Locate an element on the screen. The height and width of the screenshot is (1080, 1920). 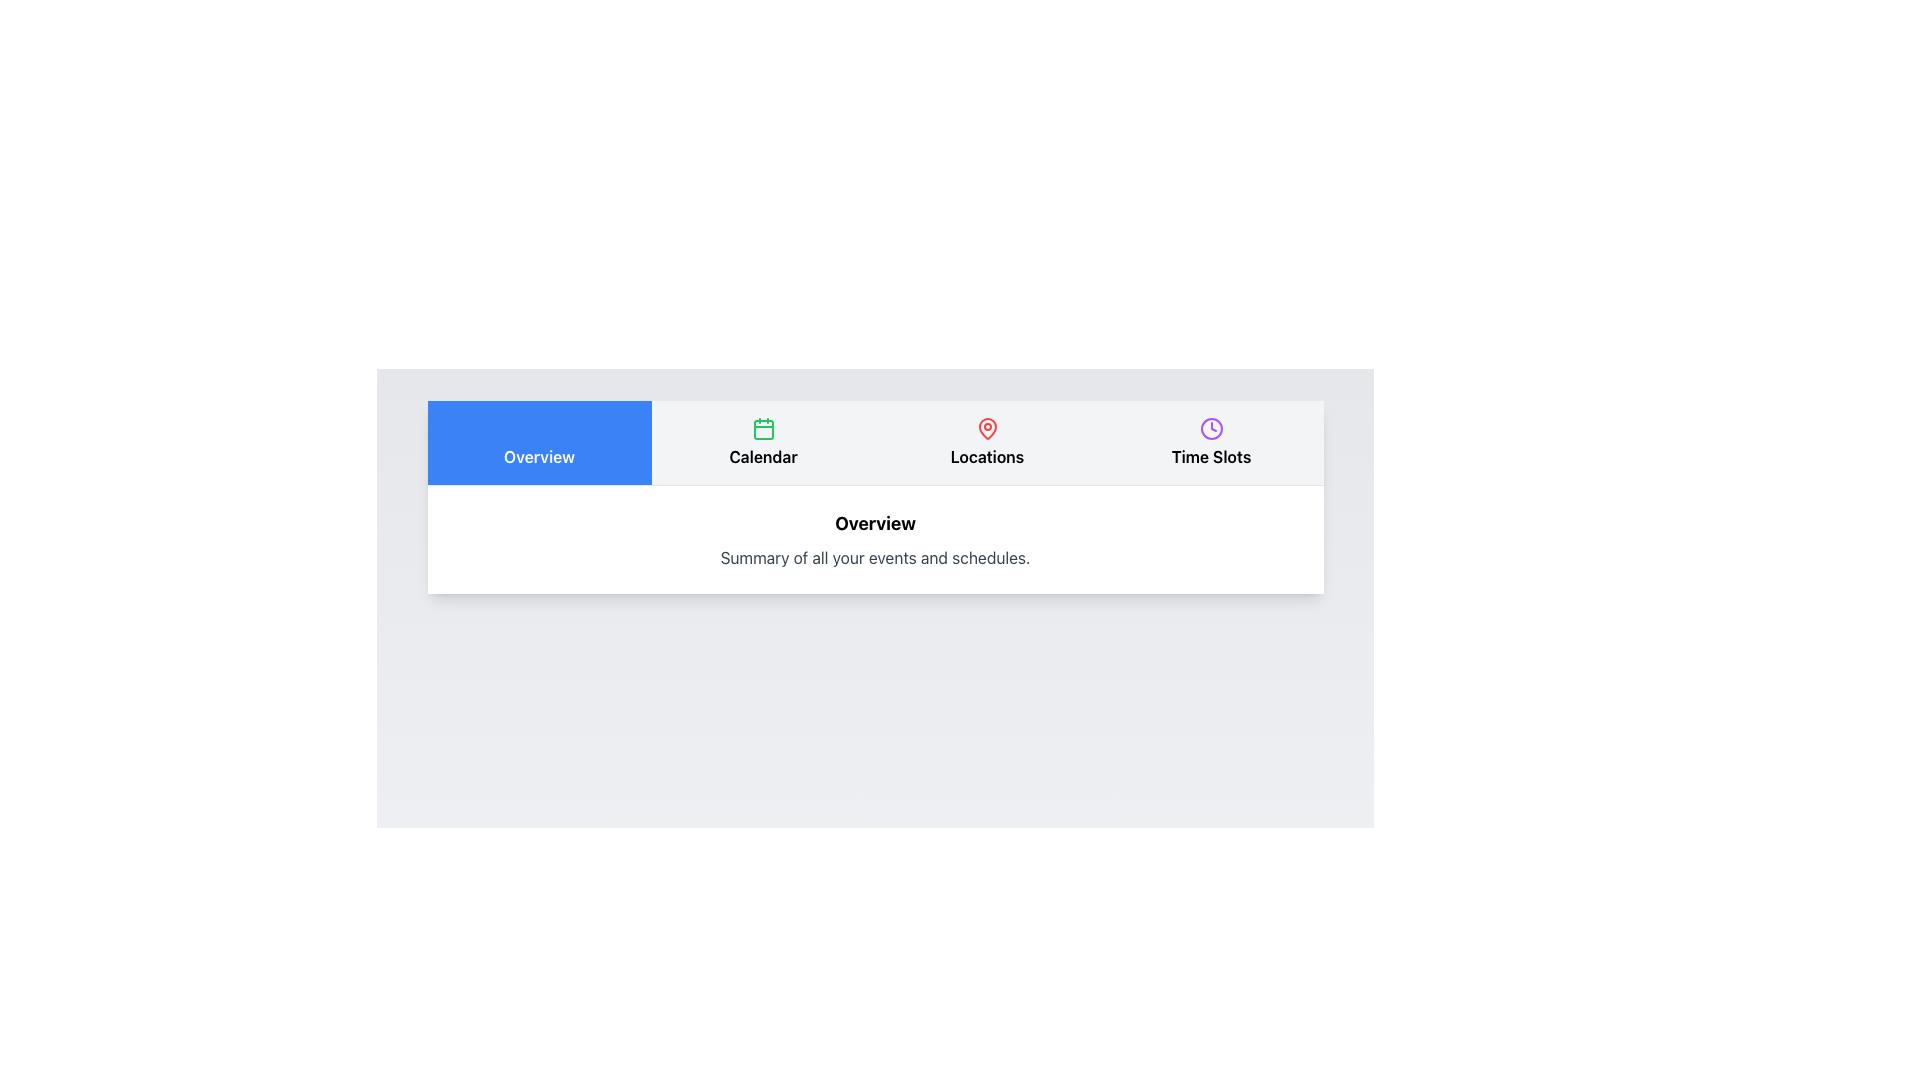
the 'Time Slots' tab in the navigation bar is located at coordinates (1210, 442).